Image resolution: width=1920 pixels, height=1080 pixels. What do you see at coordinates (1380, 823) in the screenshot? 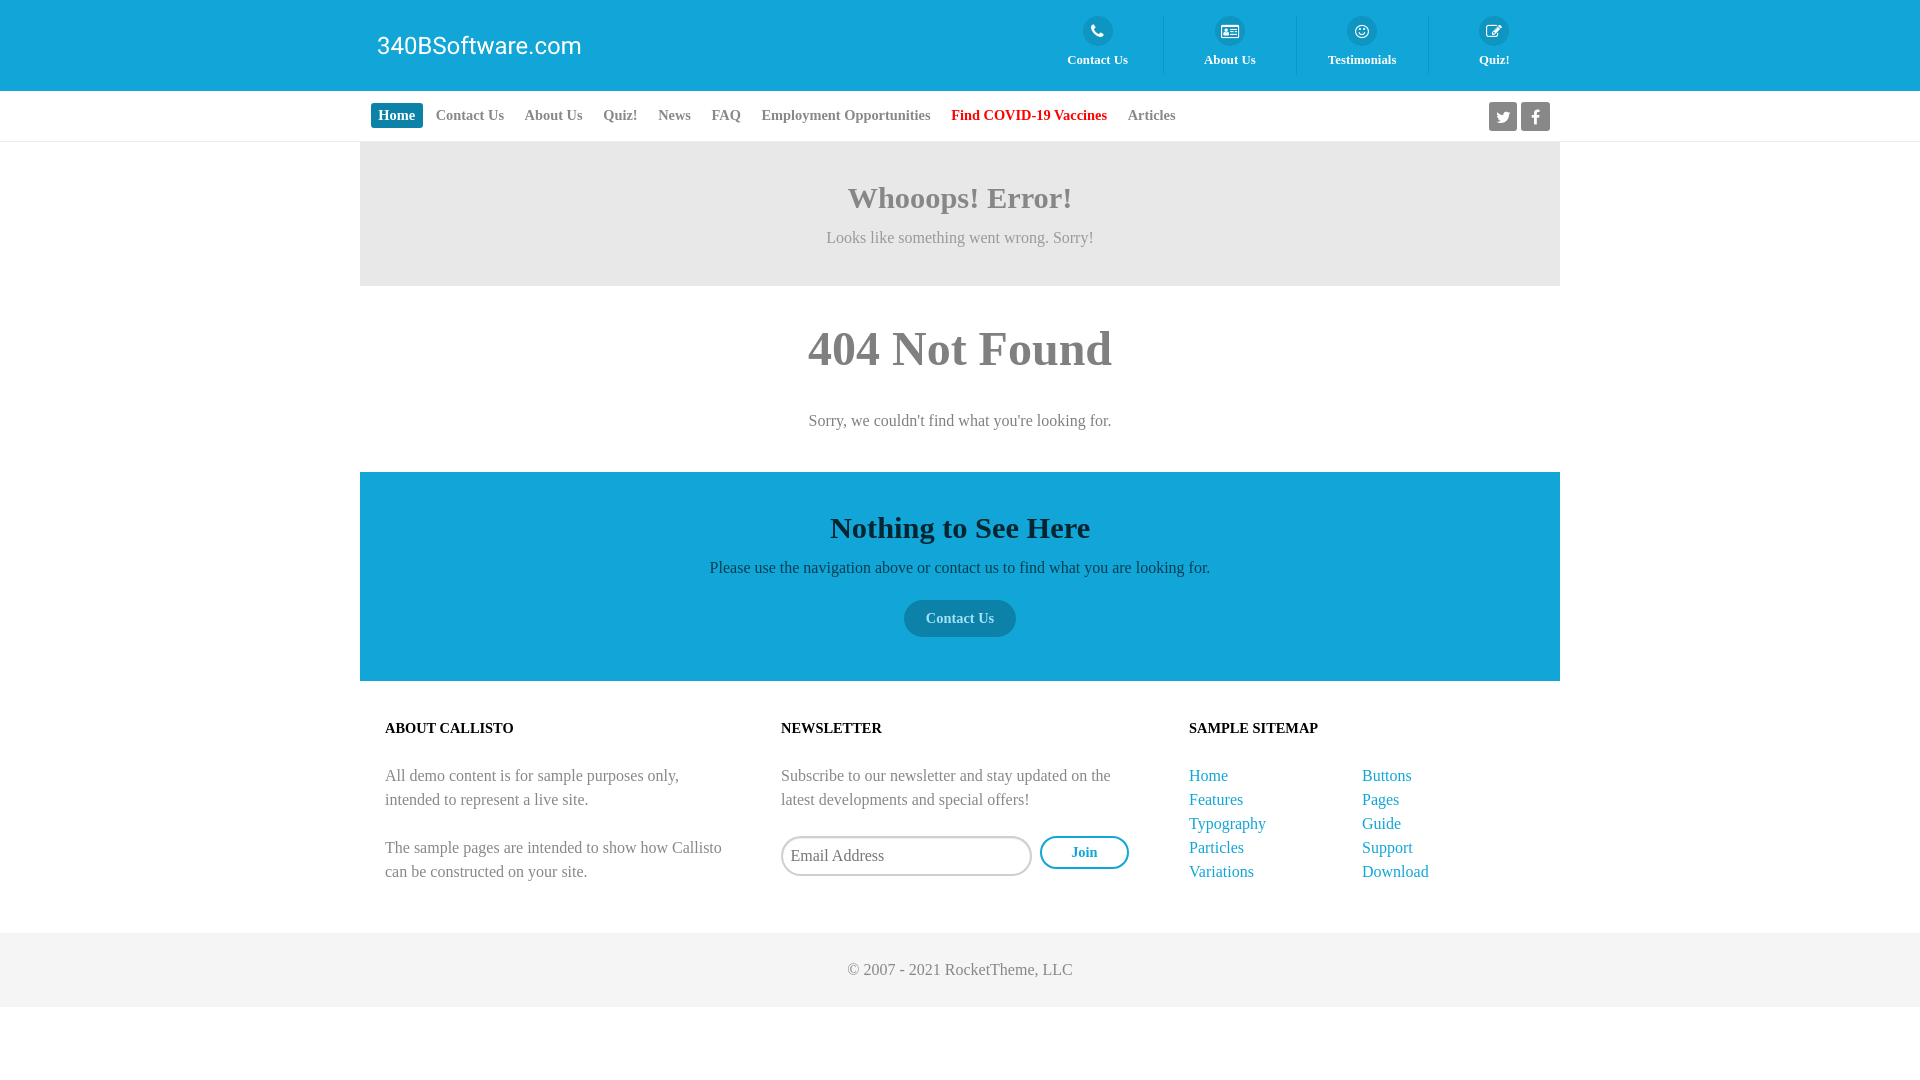
I see `'Guide'` at bounding box center [1380, 823].